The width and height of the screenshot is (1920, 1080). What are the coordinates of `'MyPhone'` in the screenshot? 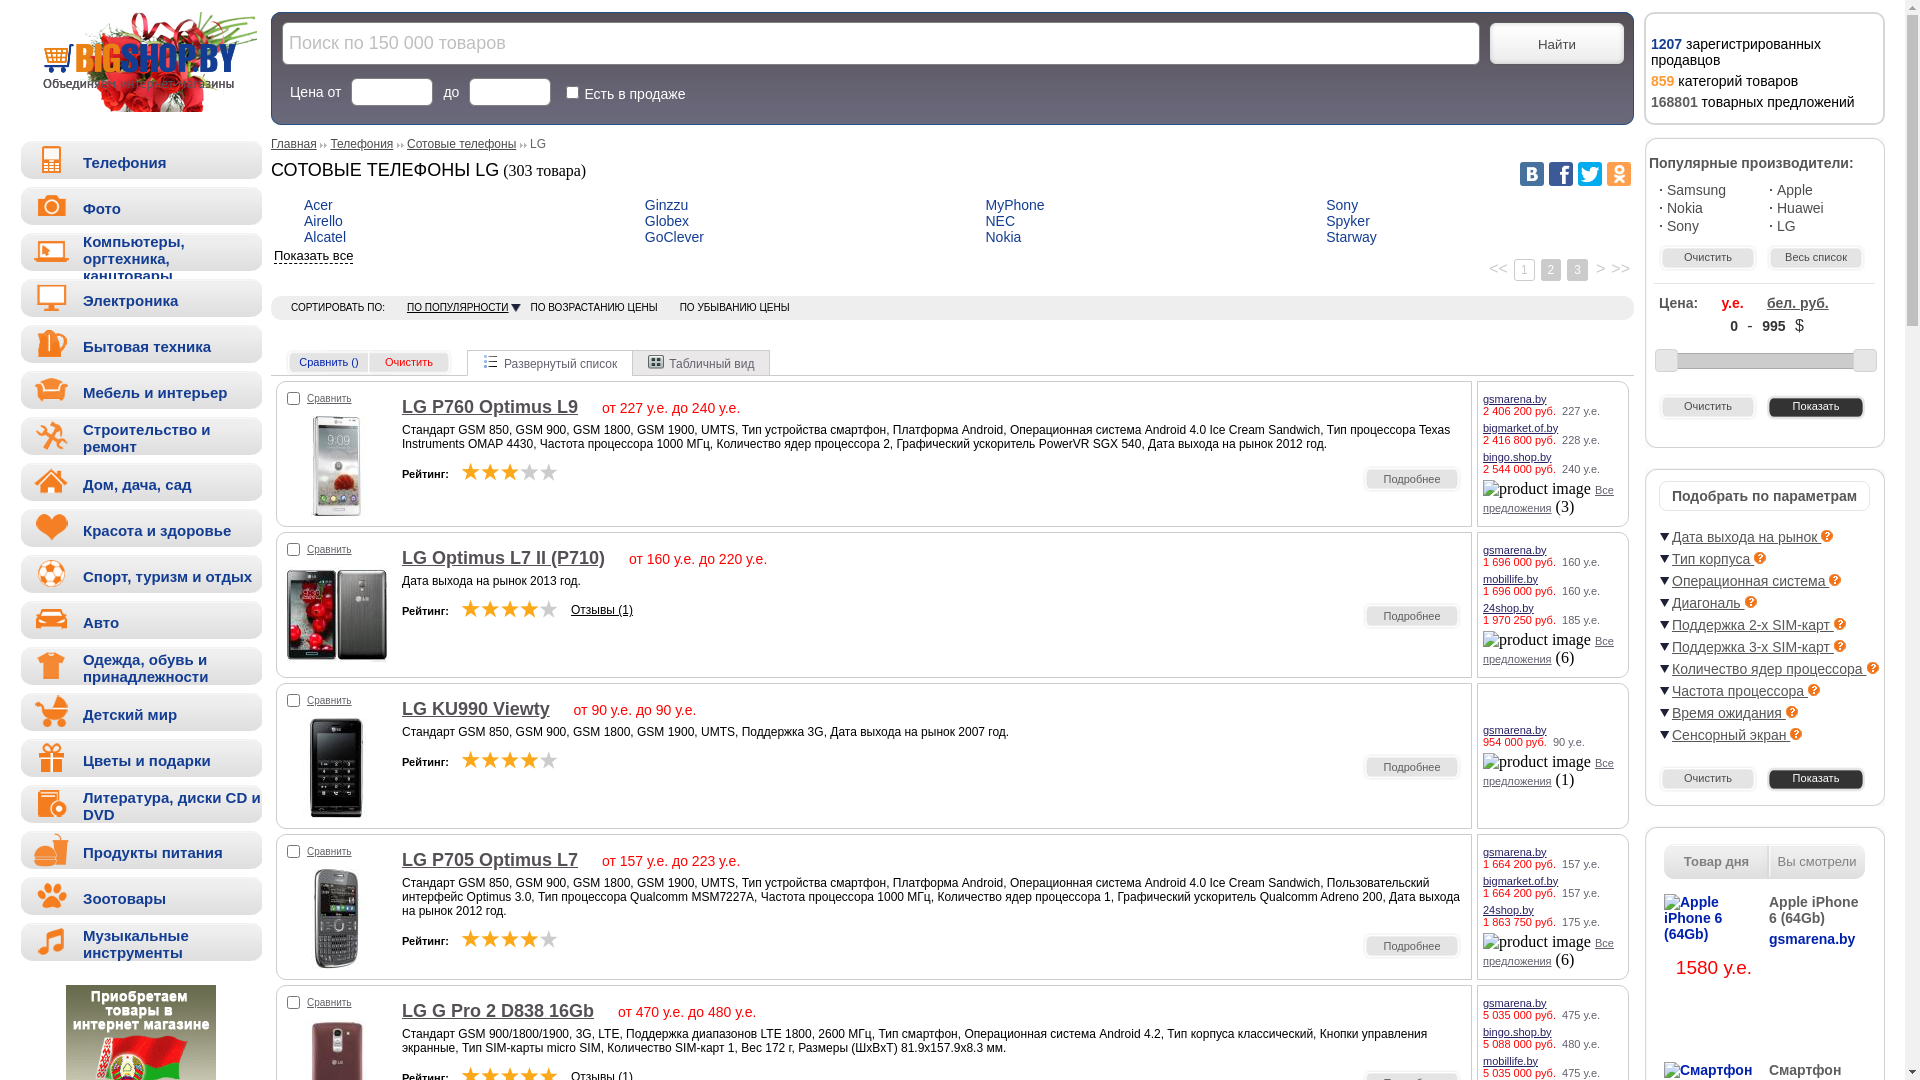 It's located at (1015, 204).